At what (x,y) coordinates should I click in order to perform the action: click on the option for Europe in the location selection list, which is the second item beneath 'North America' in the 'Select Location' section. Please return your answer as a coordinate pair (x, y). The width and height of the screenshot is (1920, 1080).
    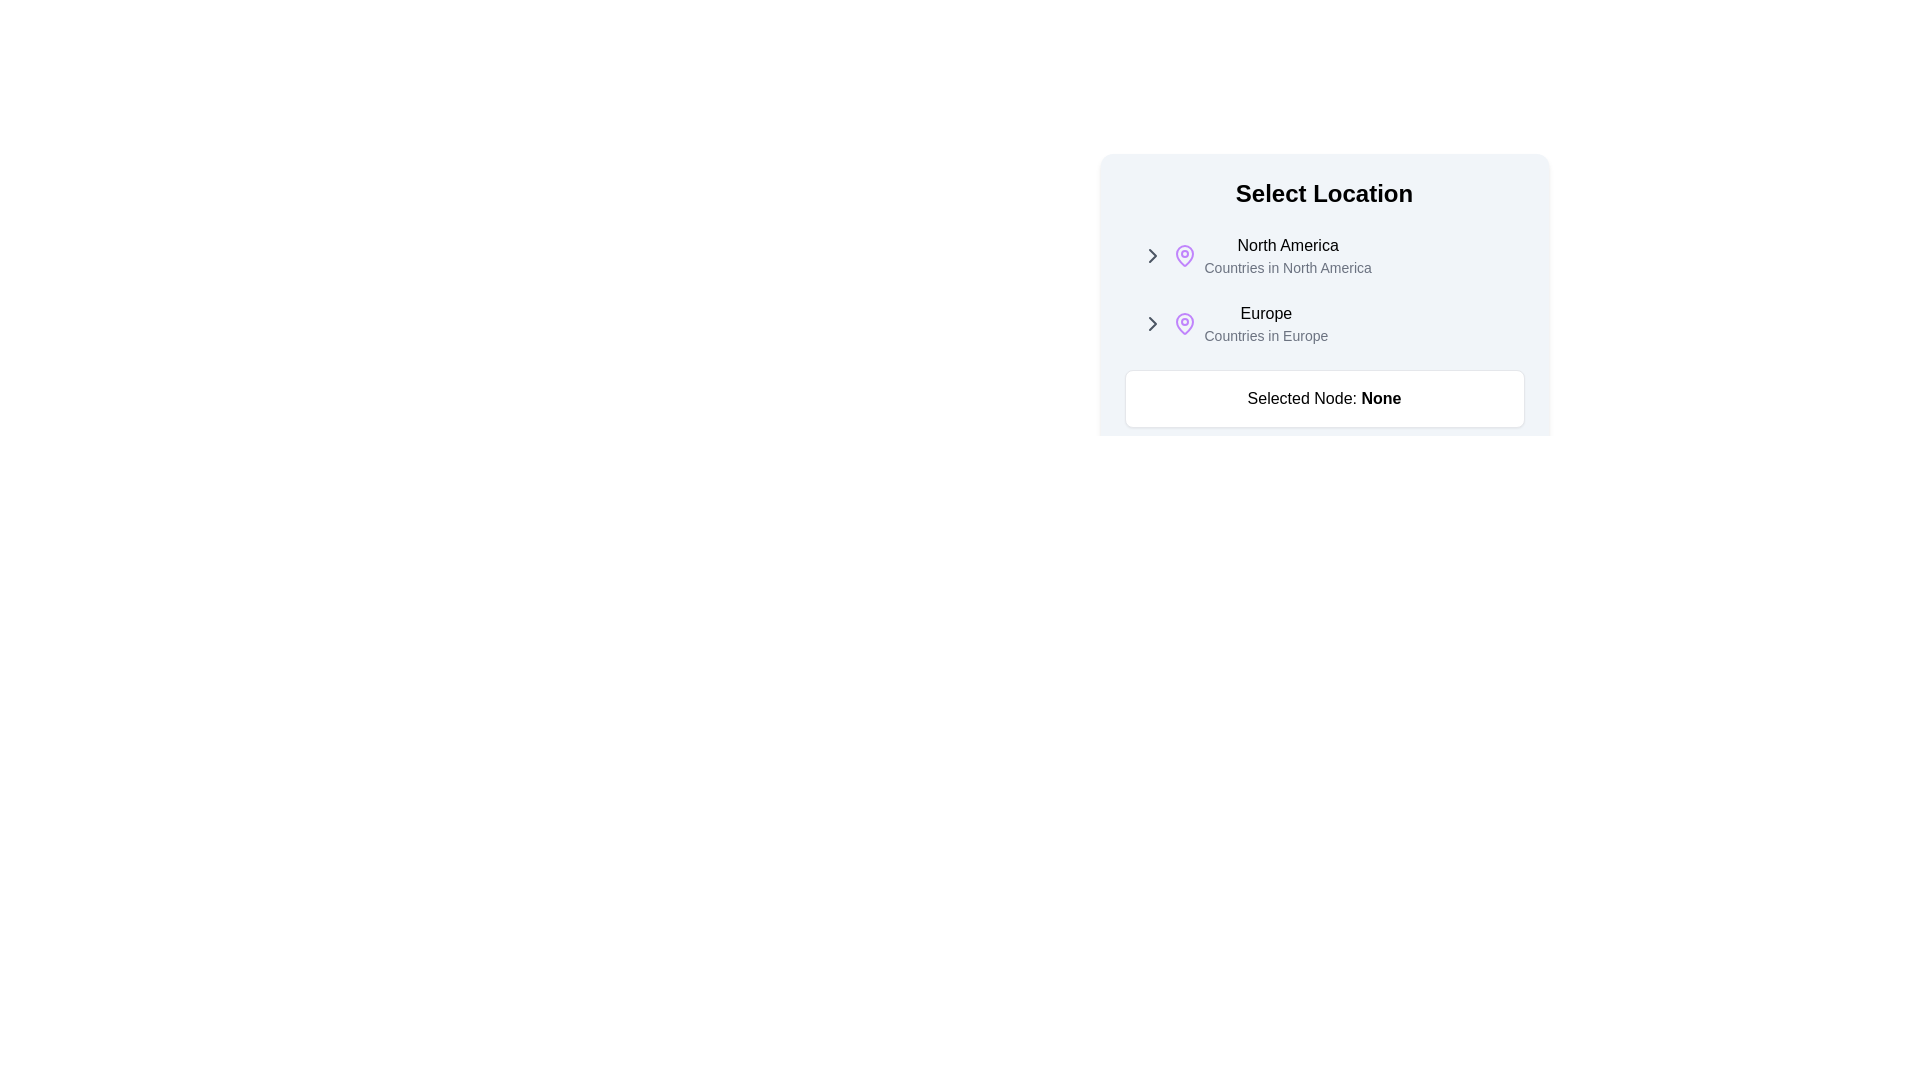
    Looking at the image, I should click on (1324, 323).